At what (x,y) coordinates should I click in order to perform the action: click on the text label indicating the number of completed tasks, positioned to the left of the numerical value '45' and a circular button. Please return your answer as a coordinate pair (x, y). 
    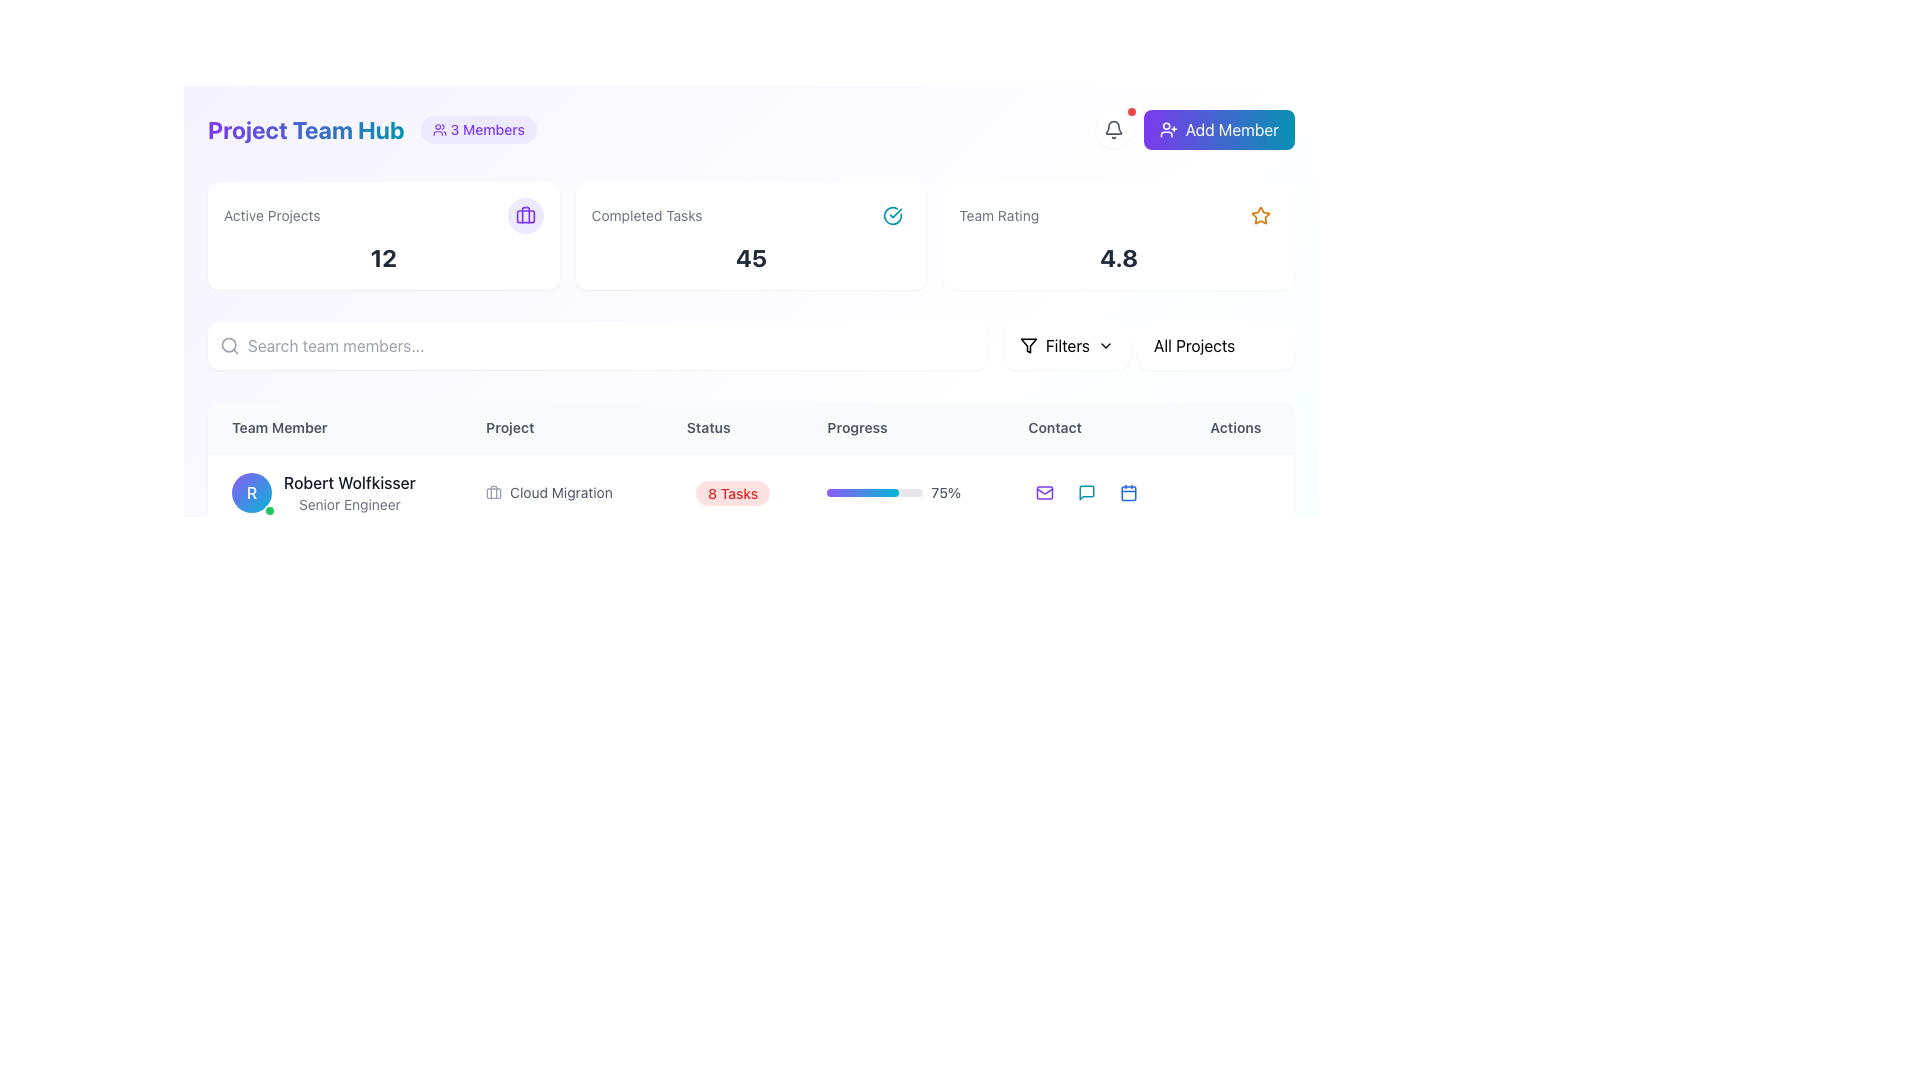
    Looking at the image, I should click on (647, 216).